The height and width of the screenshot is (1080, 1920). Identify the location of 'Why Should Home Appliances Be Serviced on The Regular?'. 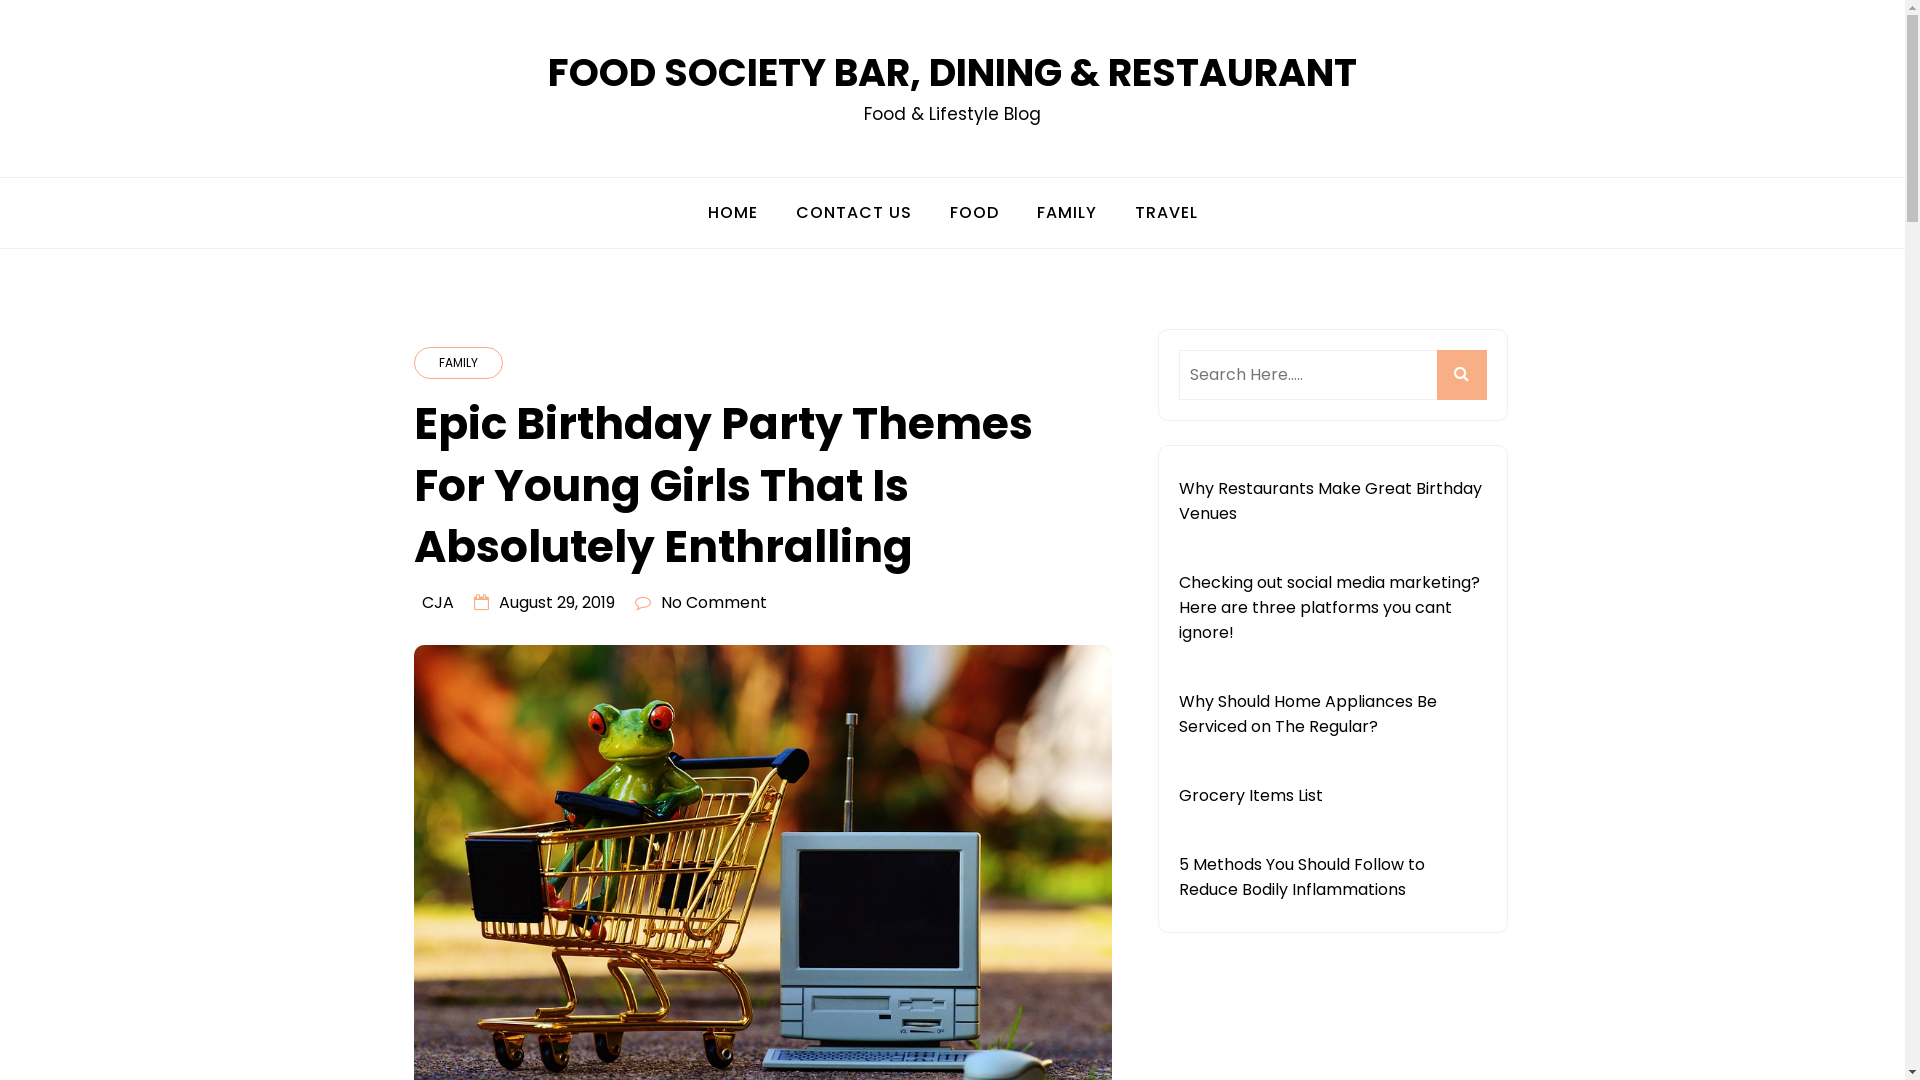
(1306, 712).